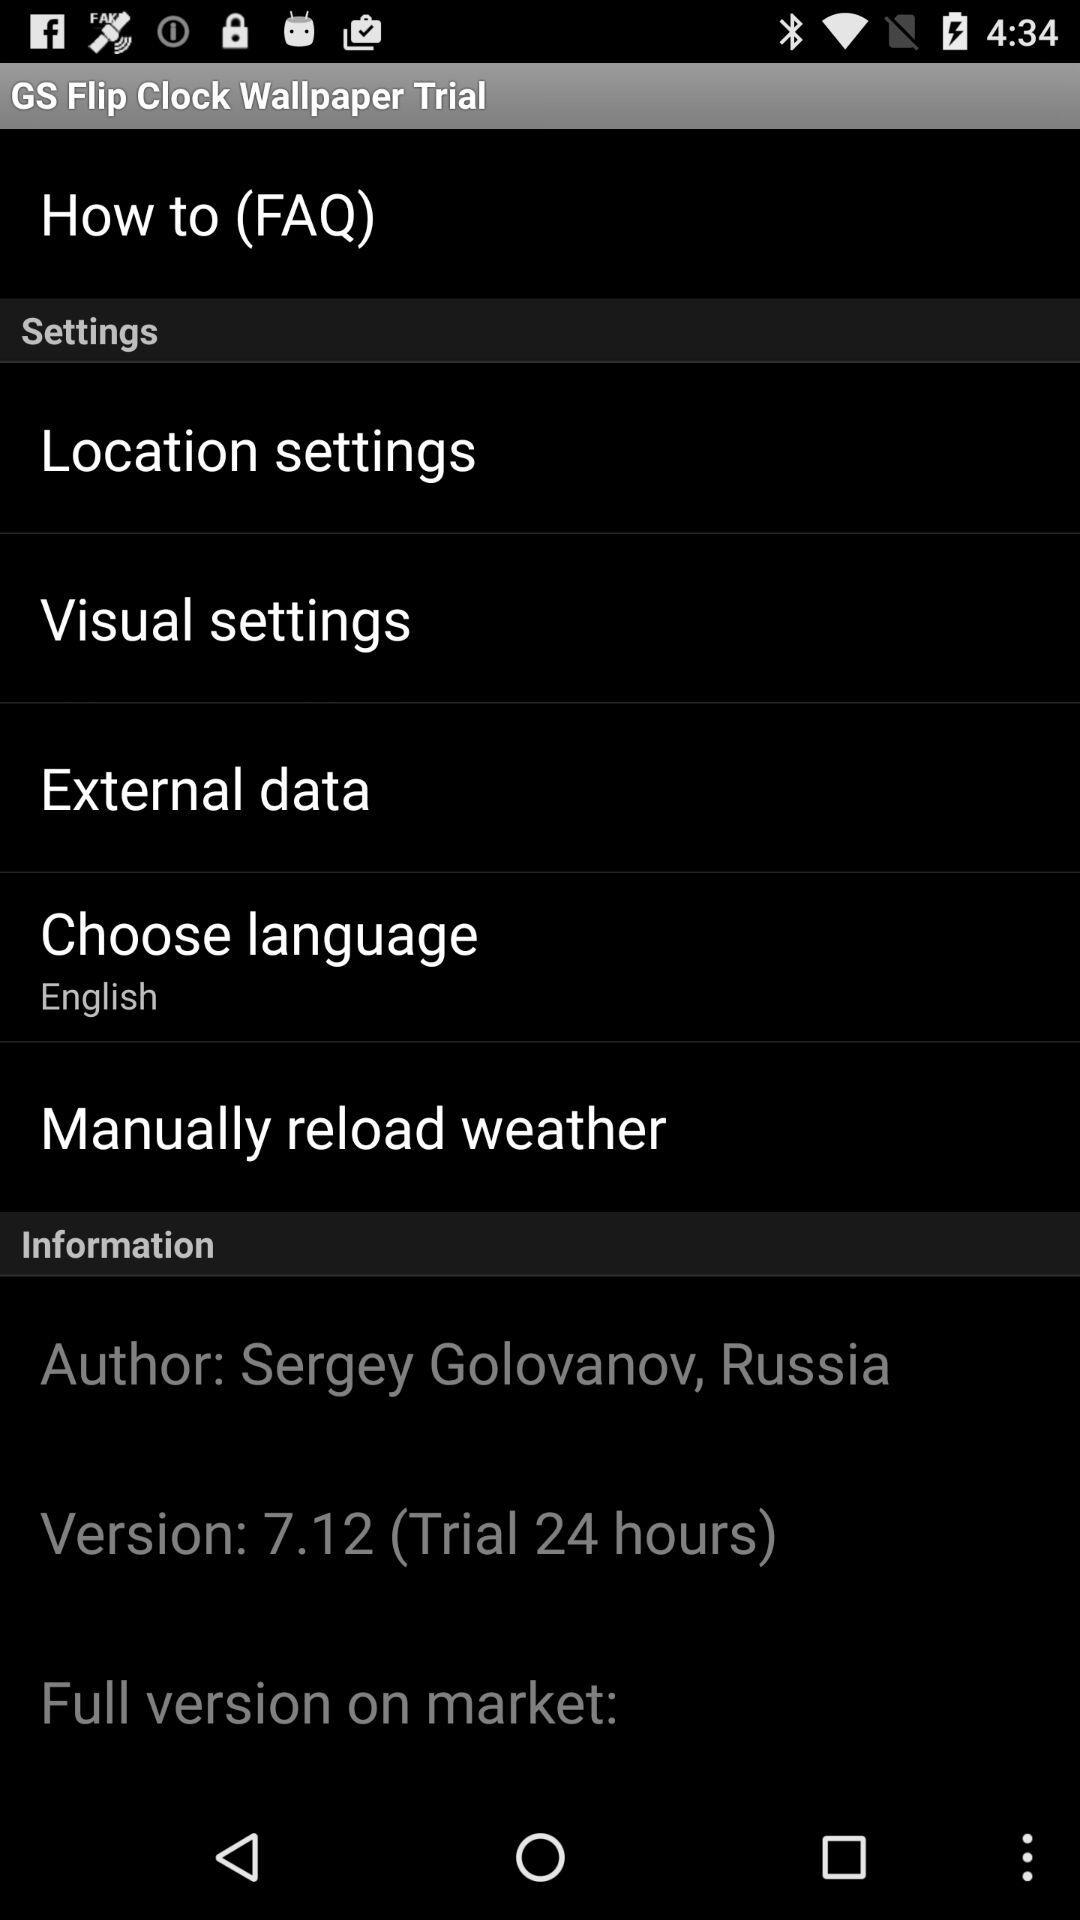 The image size is (1080, 1920). What do you see at coordinates (257, 447) in the screenshot?
I see `the item below settings icon` at bounding box center [257, 447].